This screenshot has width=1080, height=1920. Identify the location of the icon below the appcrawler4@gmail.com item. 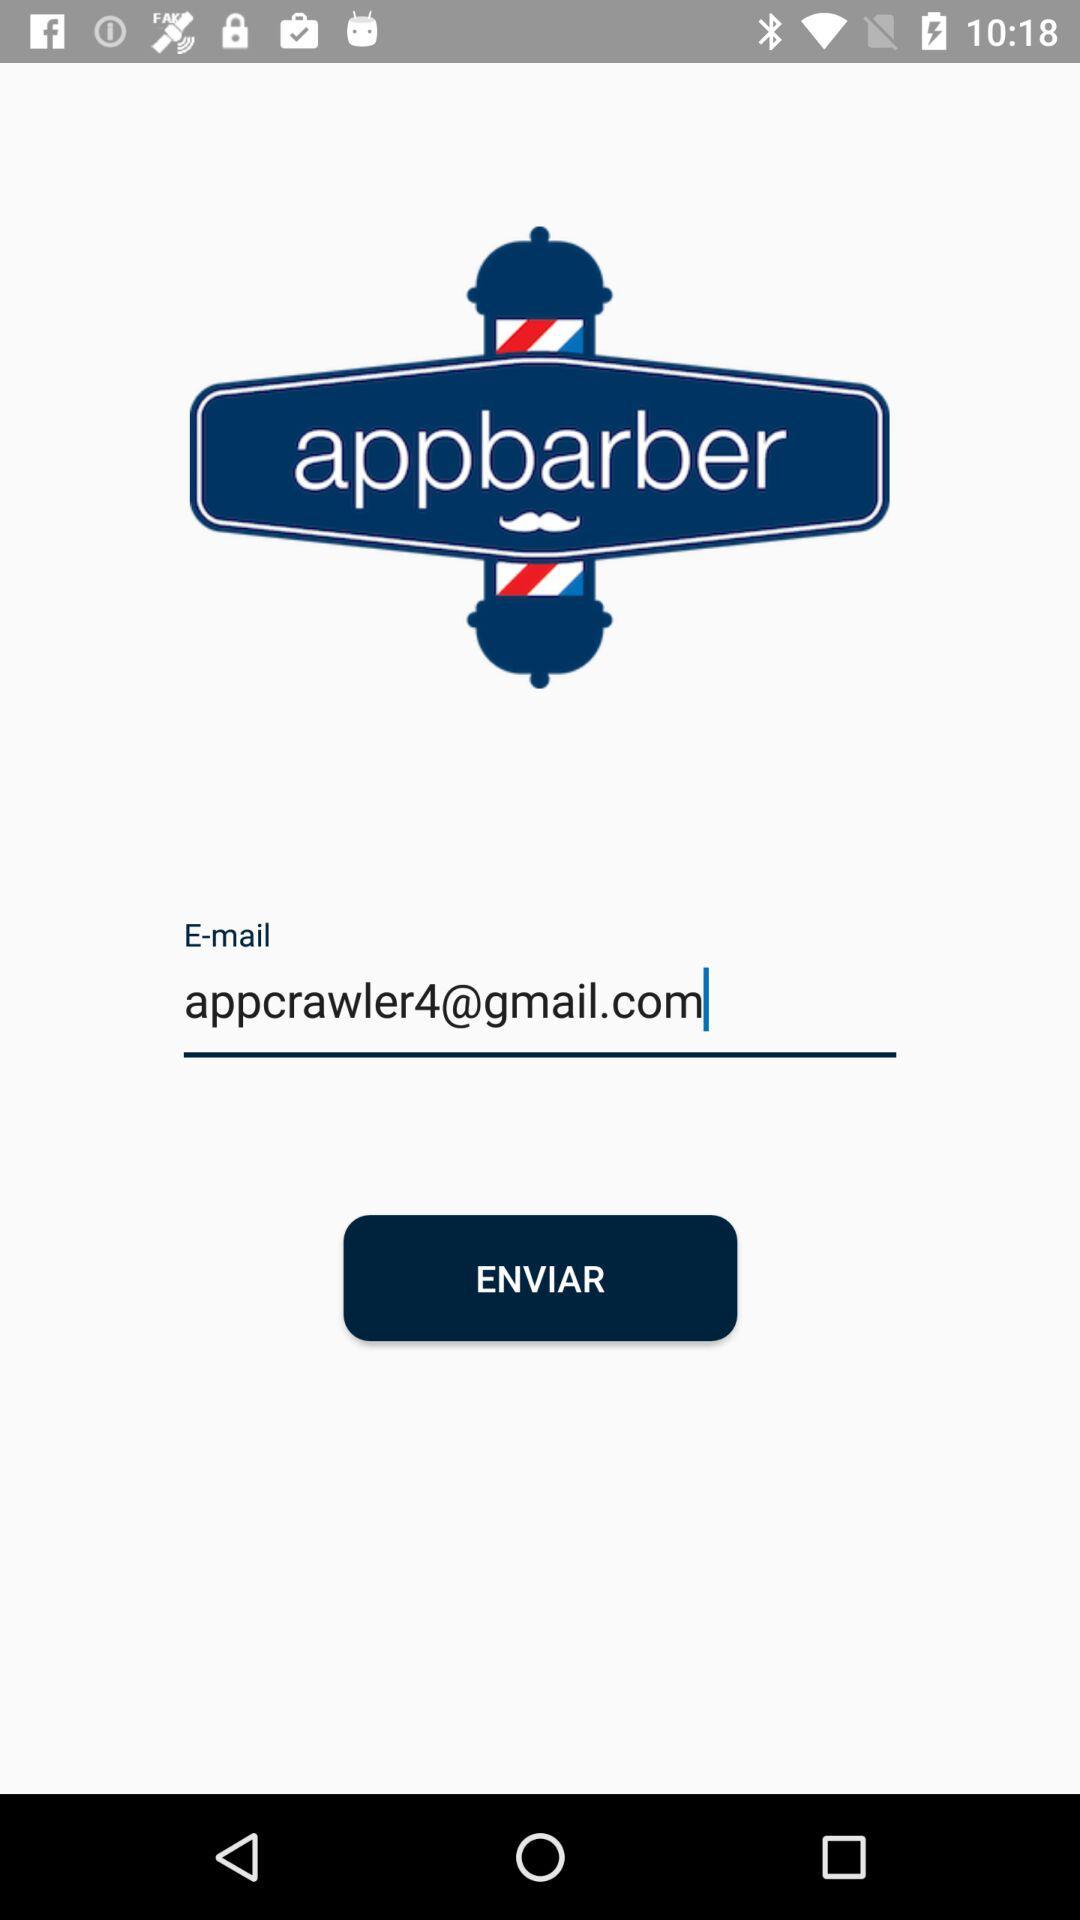
(540, 1276).